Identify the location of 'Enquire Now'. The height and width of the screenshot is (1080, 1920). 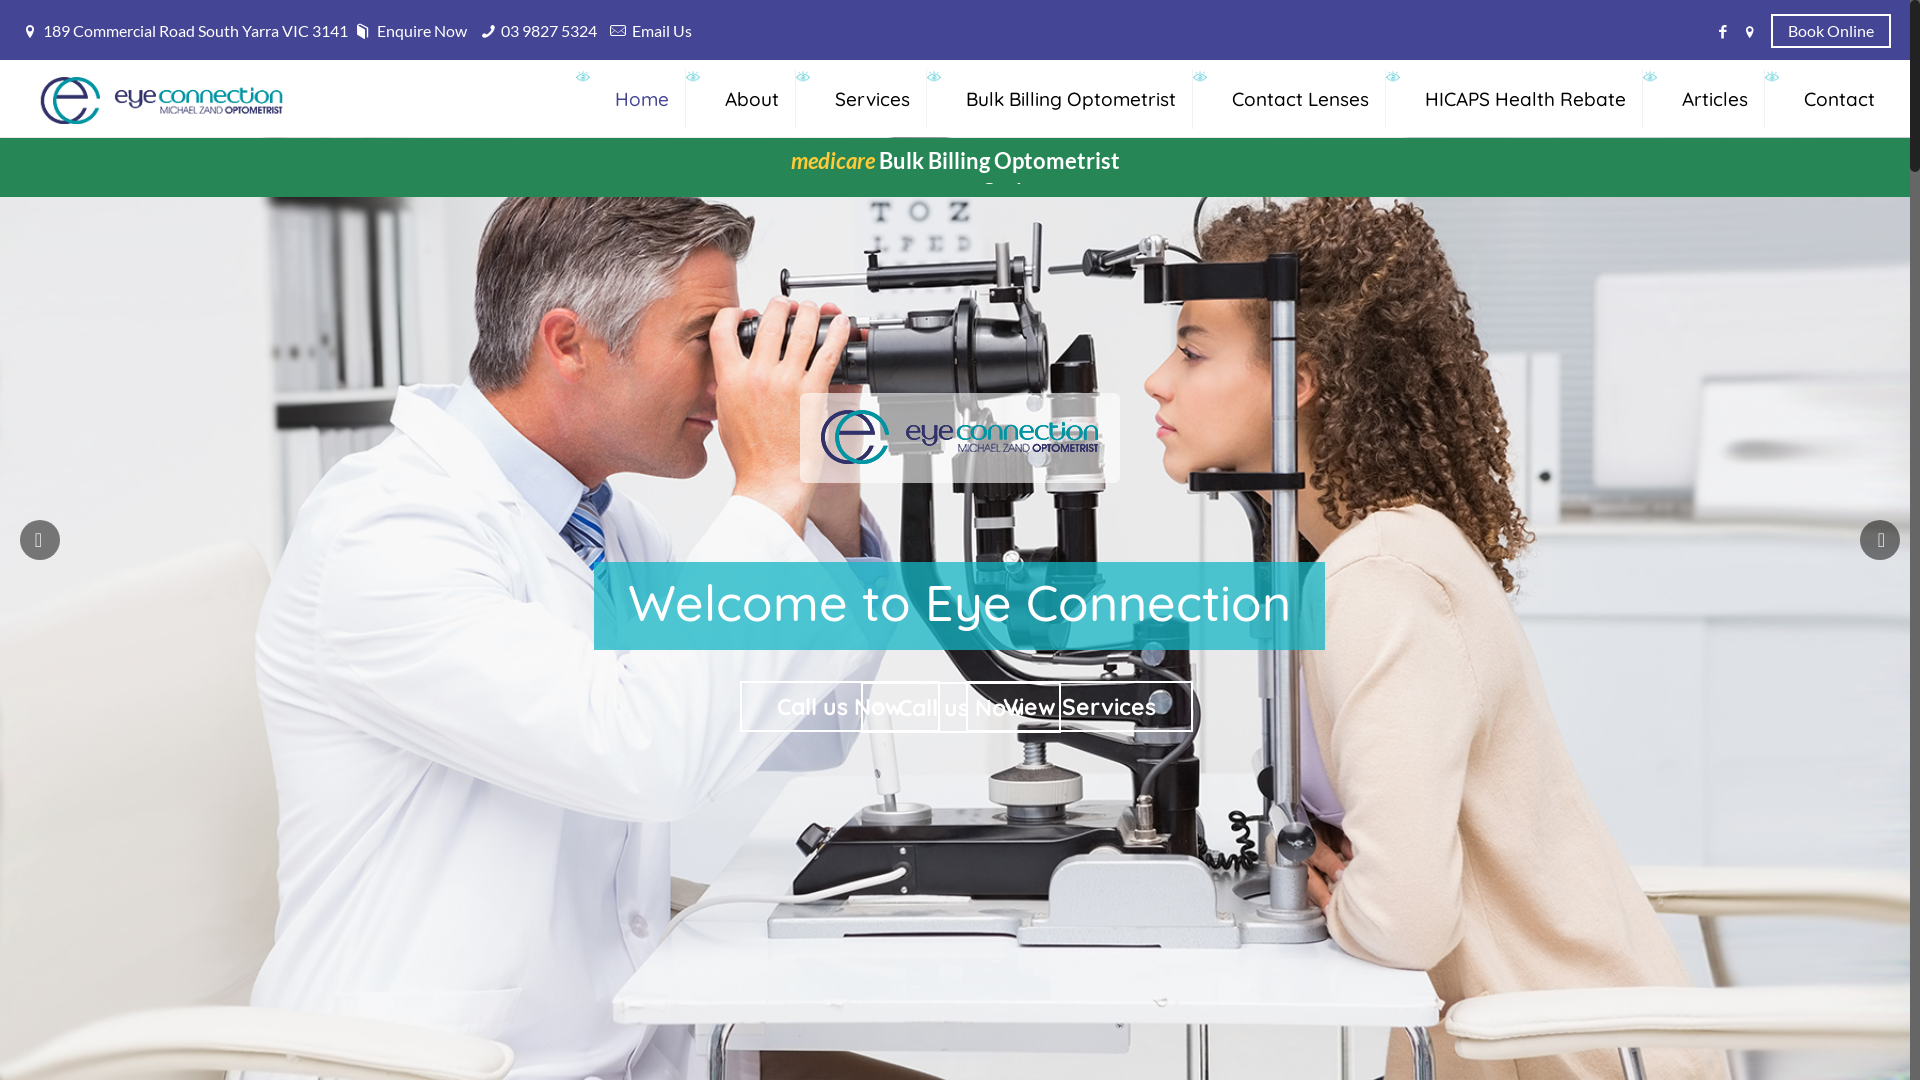
(350, 30).